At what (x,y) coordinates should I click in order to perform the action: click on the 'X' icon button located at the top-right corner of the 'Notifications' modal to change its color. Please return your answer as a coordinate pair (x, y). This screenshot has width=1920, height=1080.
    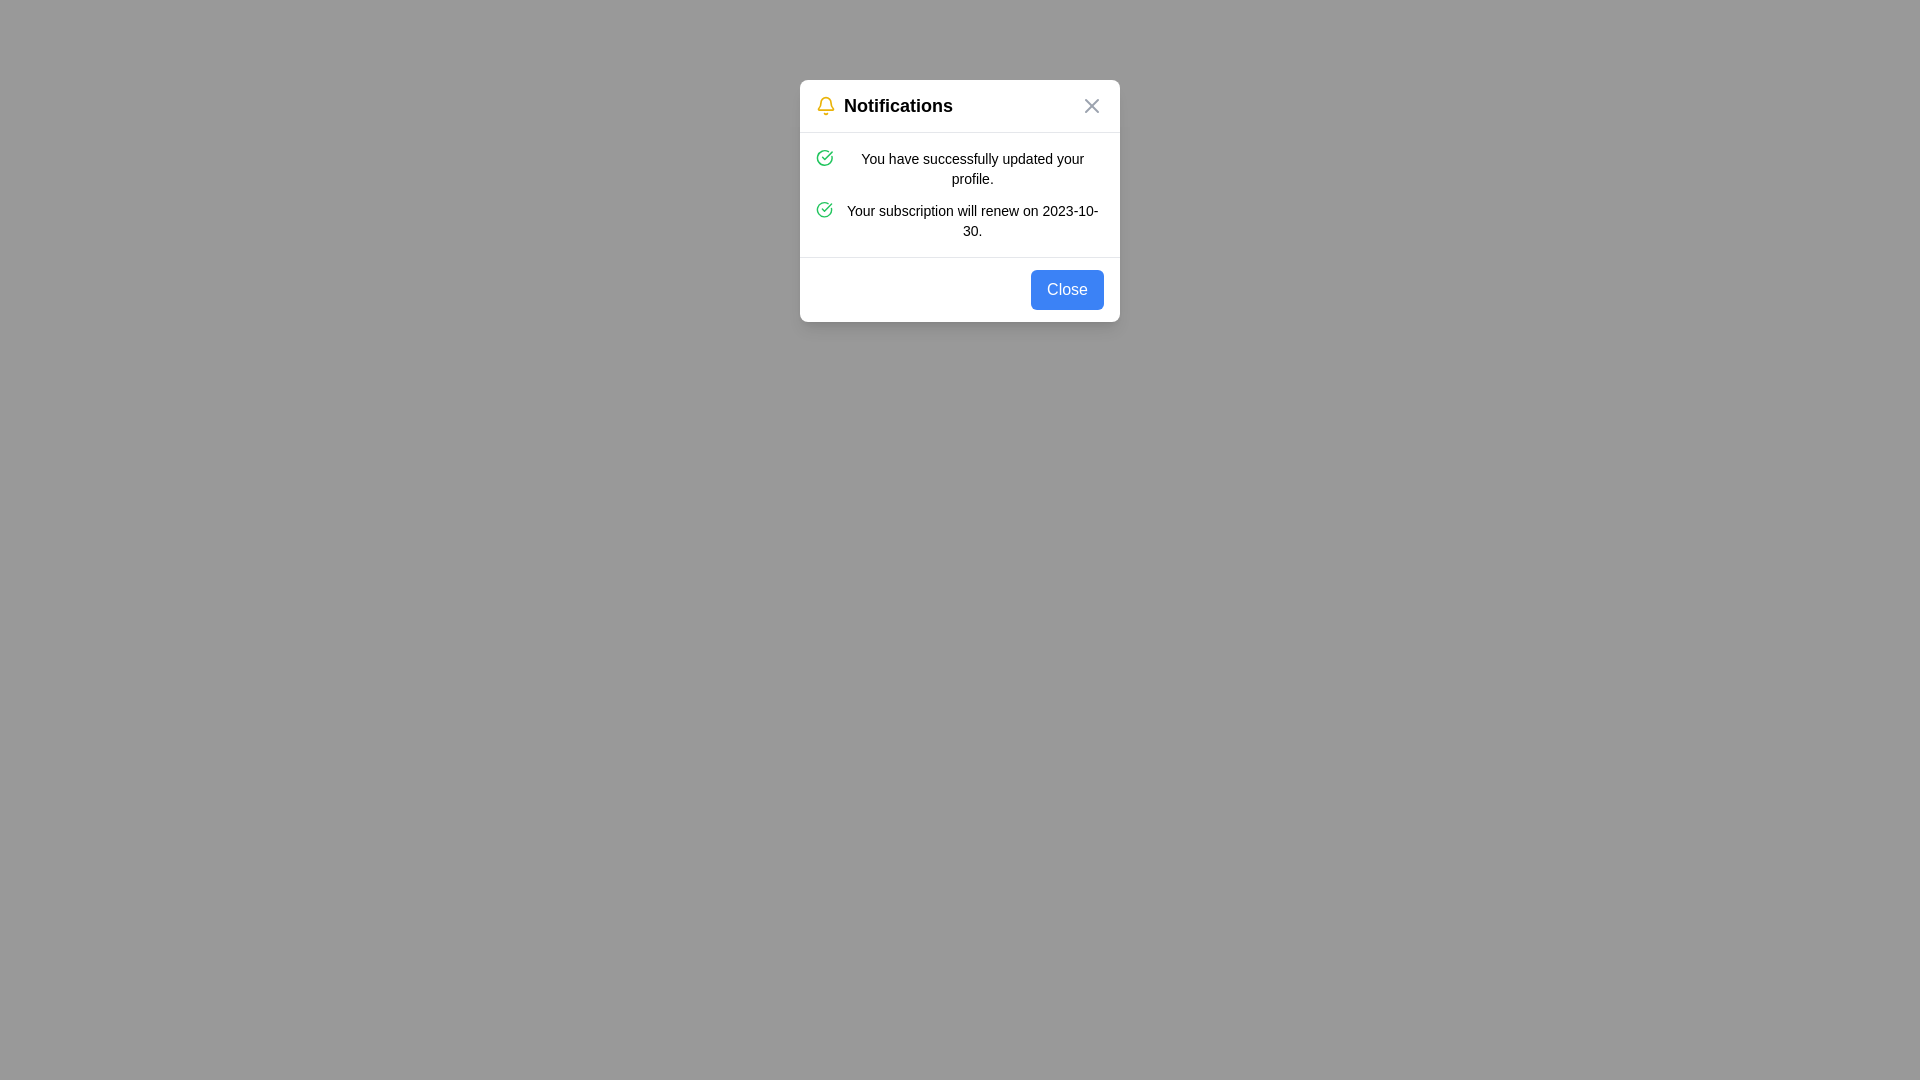
    Looking at the image, I should click on (1090, 105).